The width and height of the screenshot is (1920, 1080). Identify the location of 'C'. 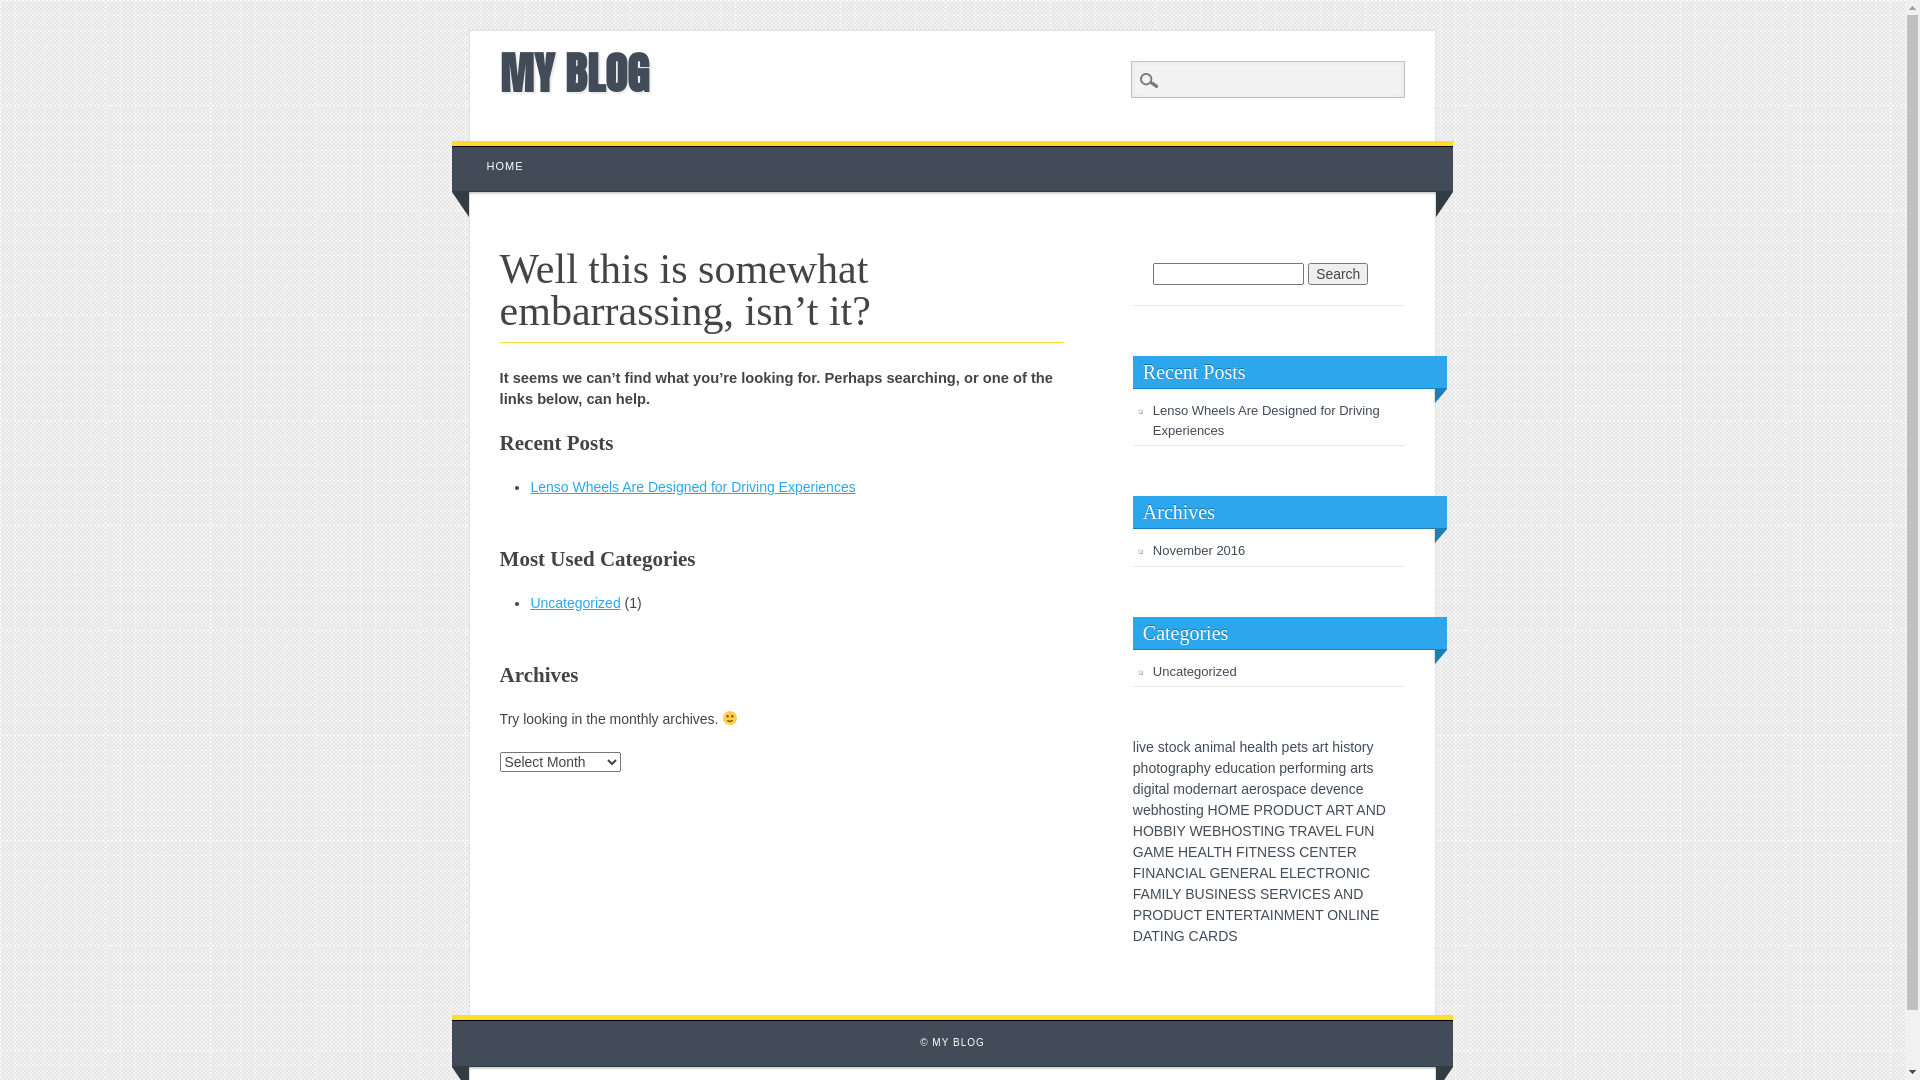
(1187, 914).